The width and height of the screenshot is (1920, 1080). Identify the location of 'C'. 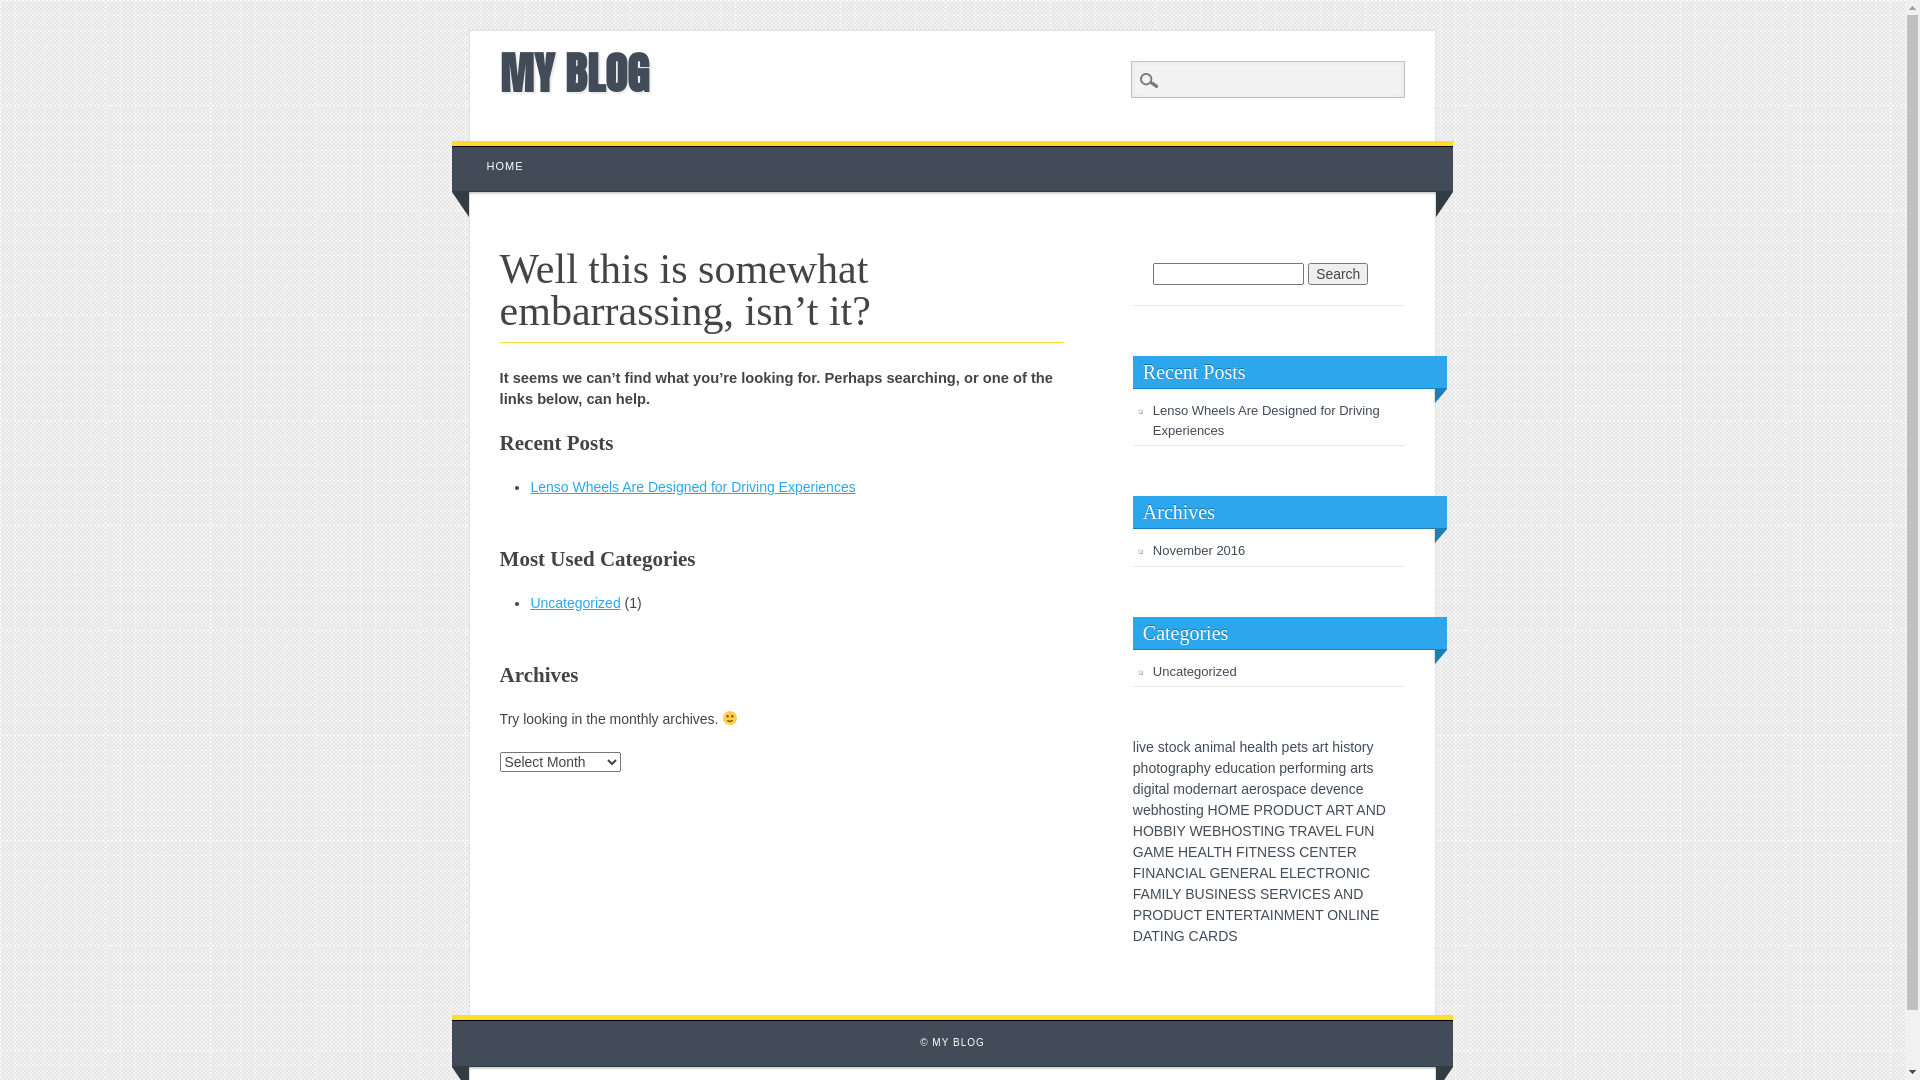
(1187, 914).